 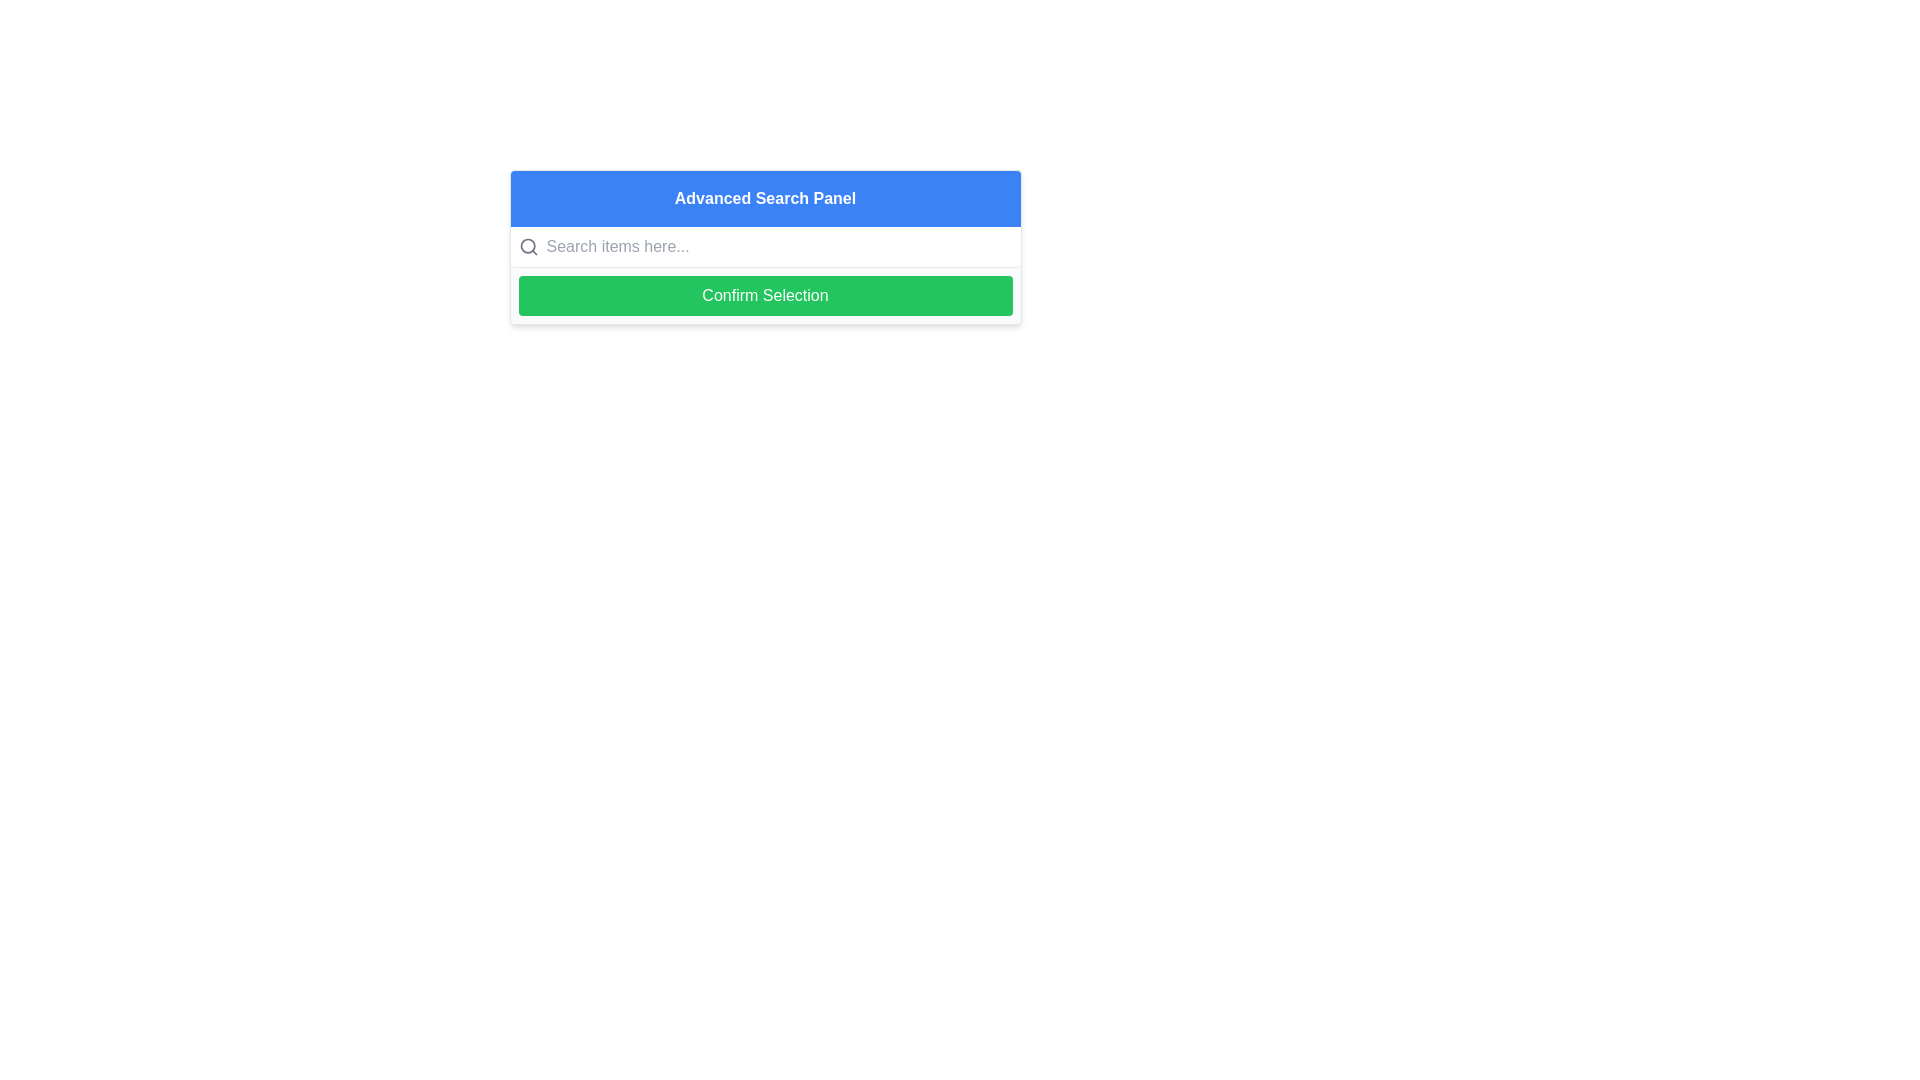 What do you see at coordinates (528, 245) in the screenshot?
I see `the gray magnifying glass icon, which signifies search functionality, located to the leftmost side of the search bar section` at bounding box center [528, 245].